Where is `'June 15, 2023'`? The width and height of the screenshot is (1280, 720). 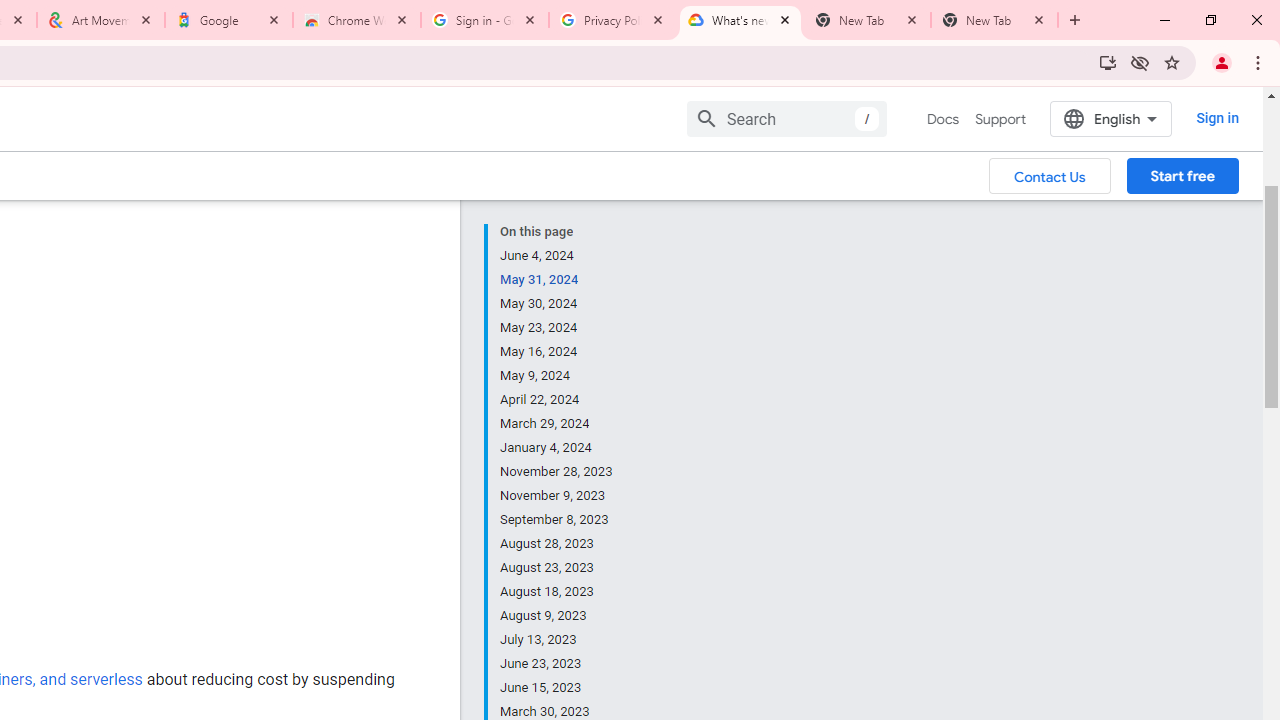 'June 15, 2023' is located at coordinates (557, 686).